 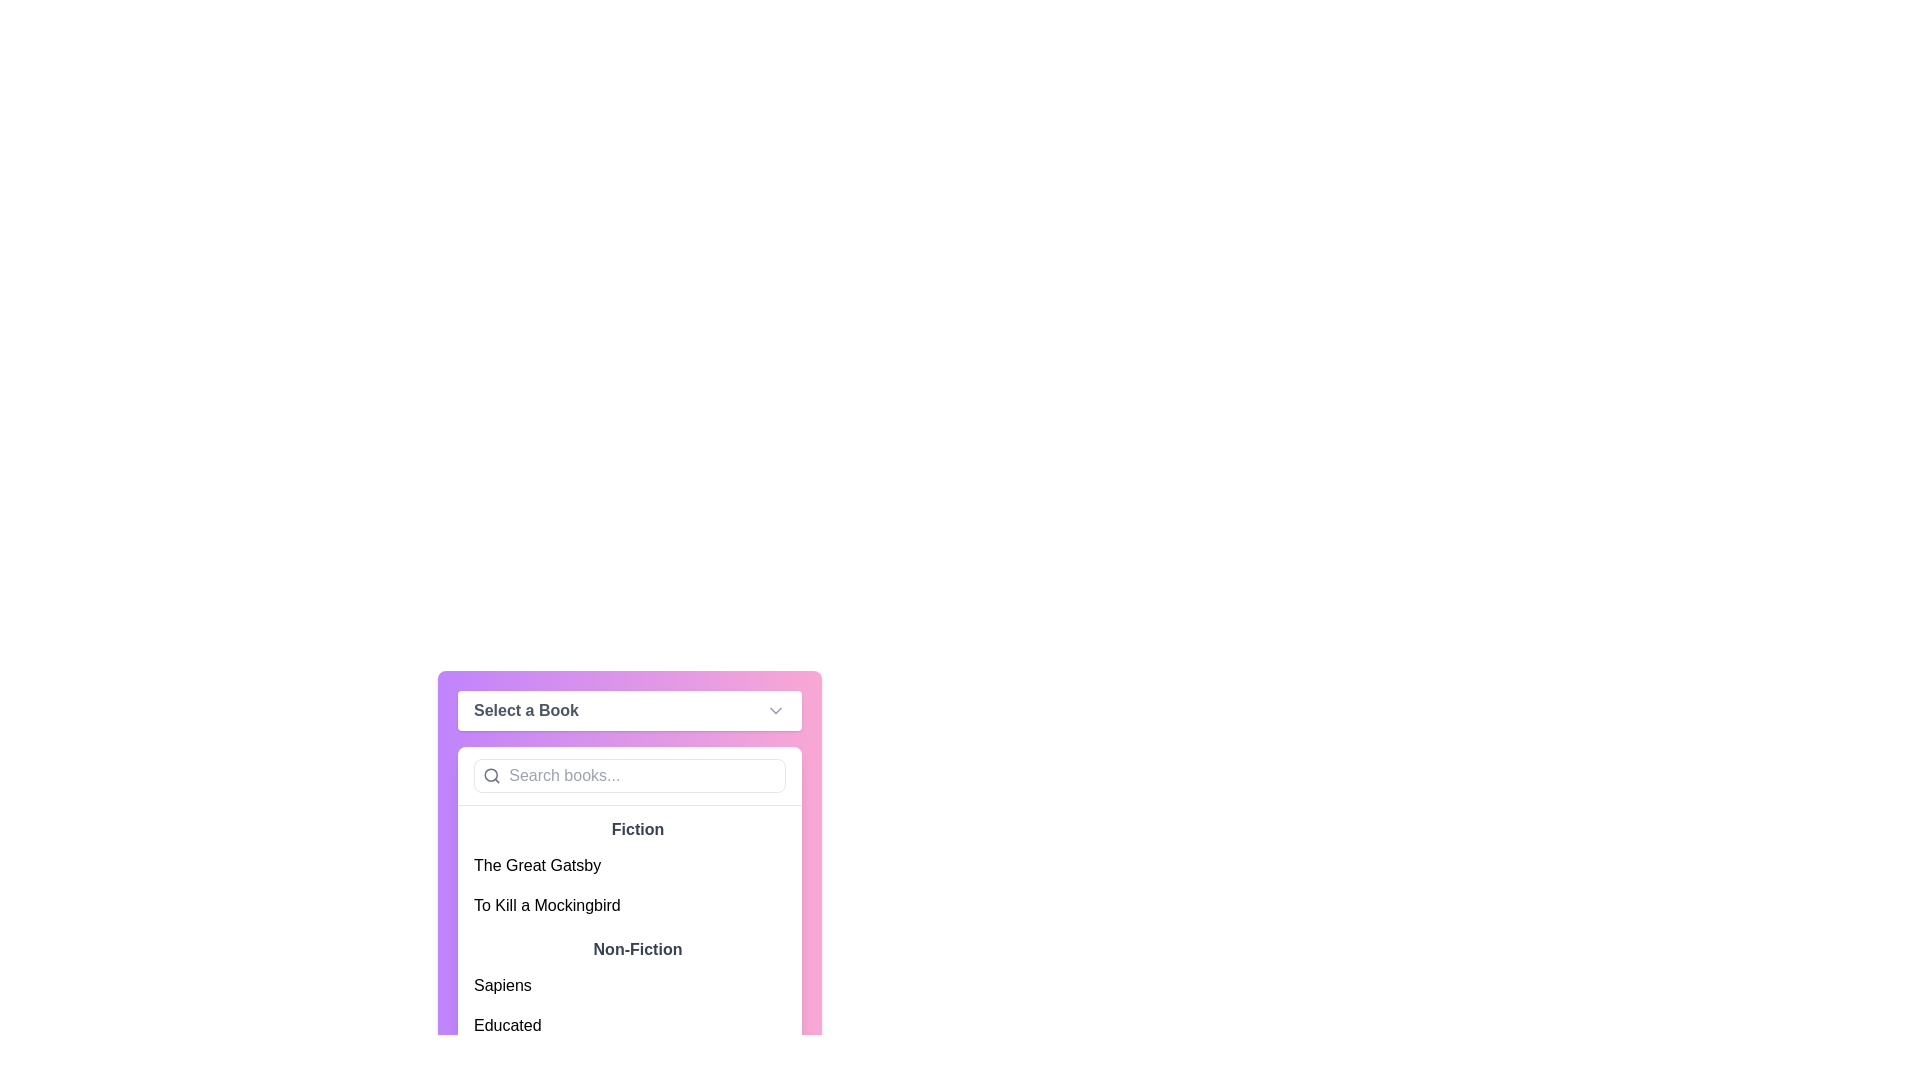 I want to click on the chevron-down icon indicating an expandable dropdown located on the right side of the 'Select a Book' dropdown, so click(x=775, y=709).